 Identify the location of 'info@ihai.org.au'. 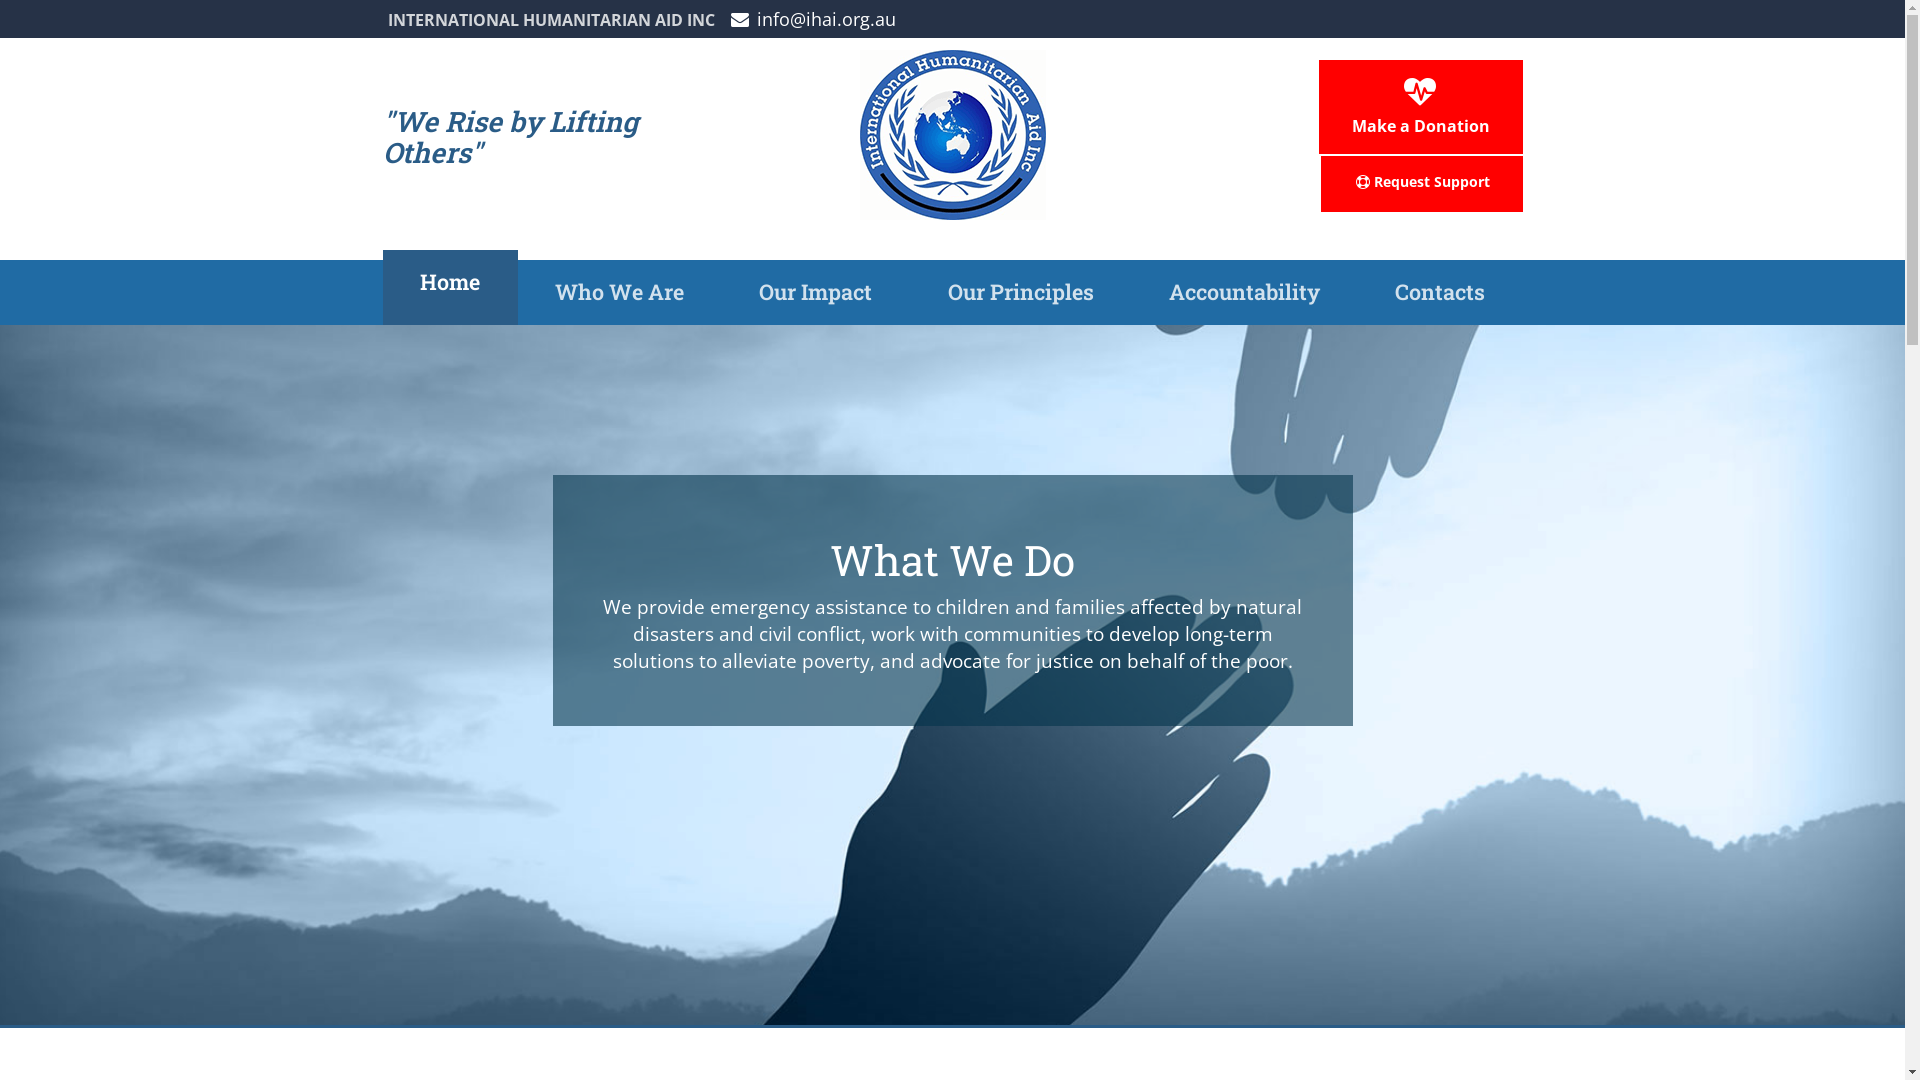
(811, 19).